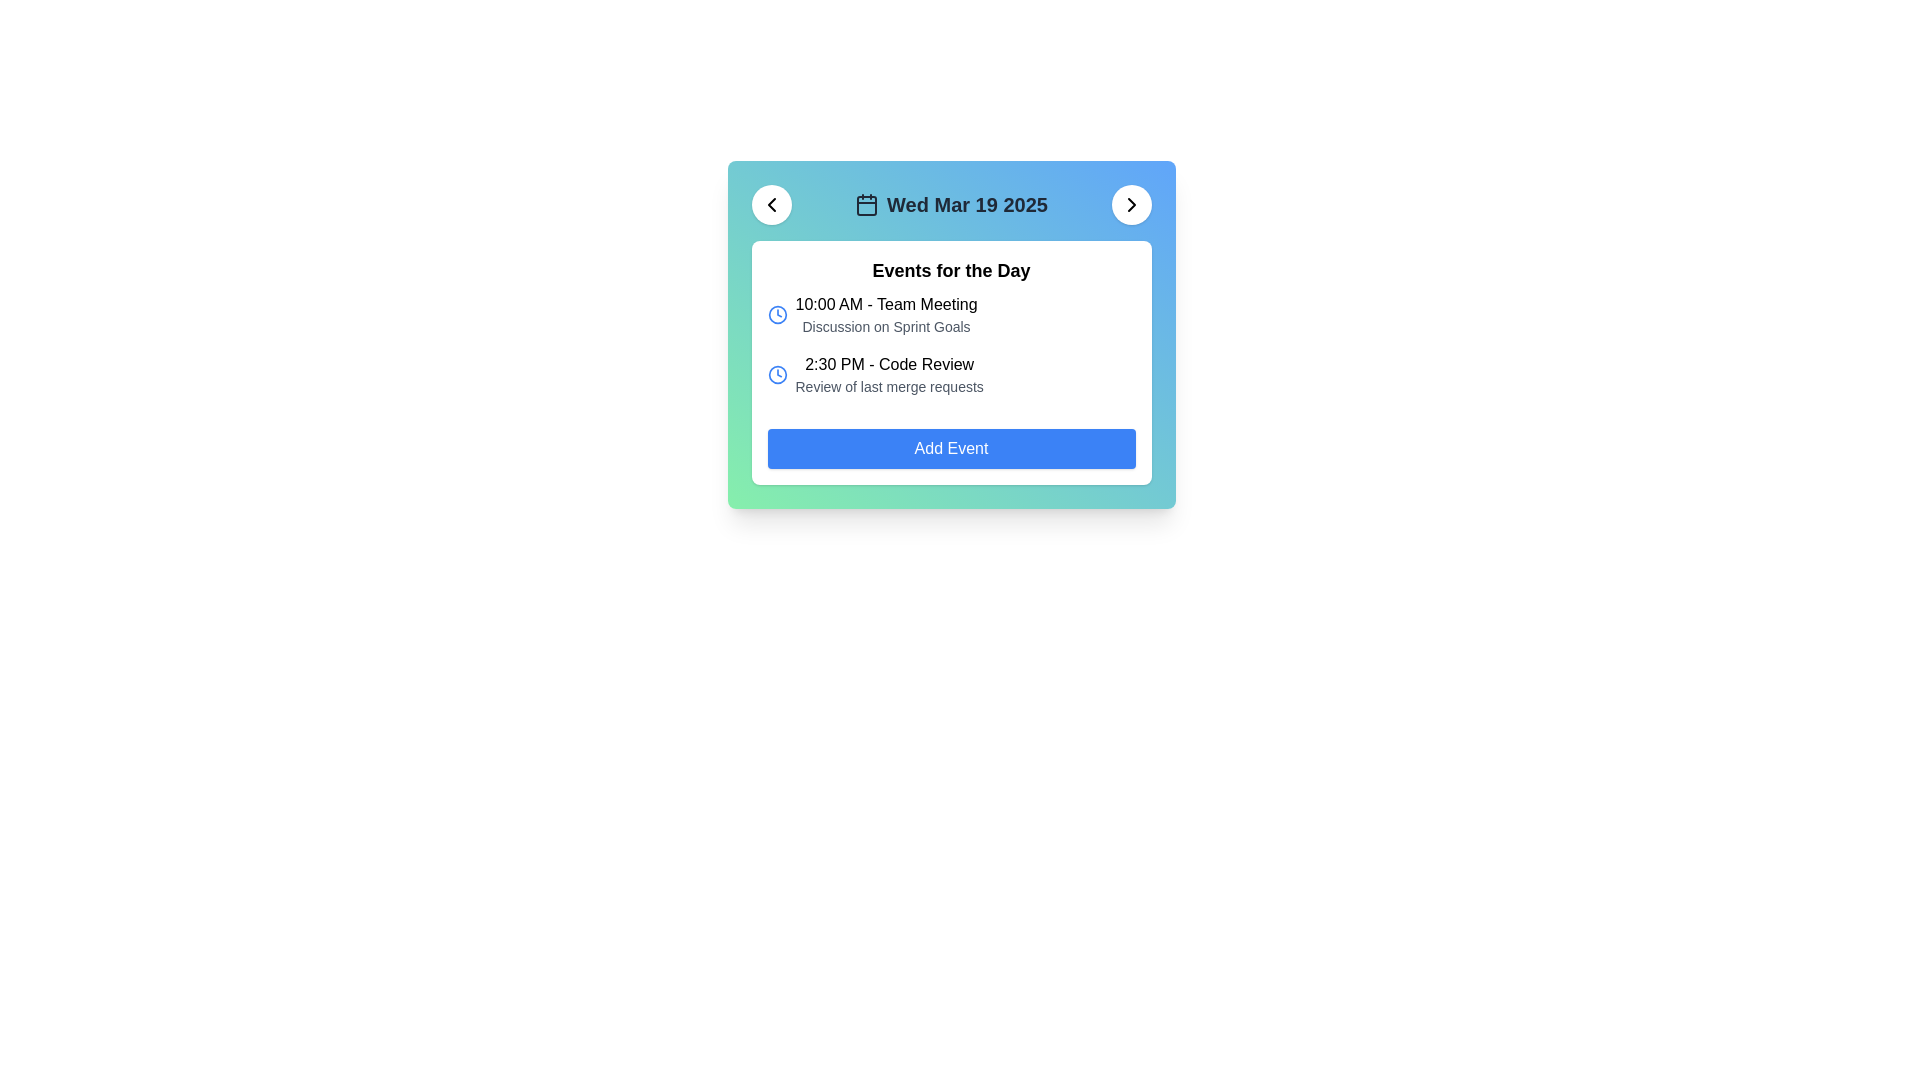  What do you see at coordinates (950, 374) in the screenshot?
I see `on the 'Code Review' event entry in the schedule list` at bounding box center [950, 374].